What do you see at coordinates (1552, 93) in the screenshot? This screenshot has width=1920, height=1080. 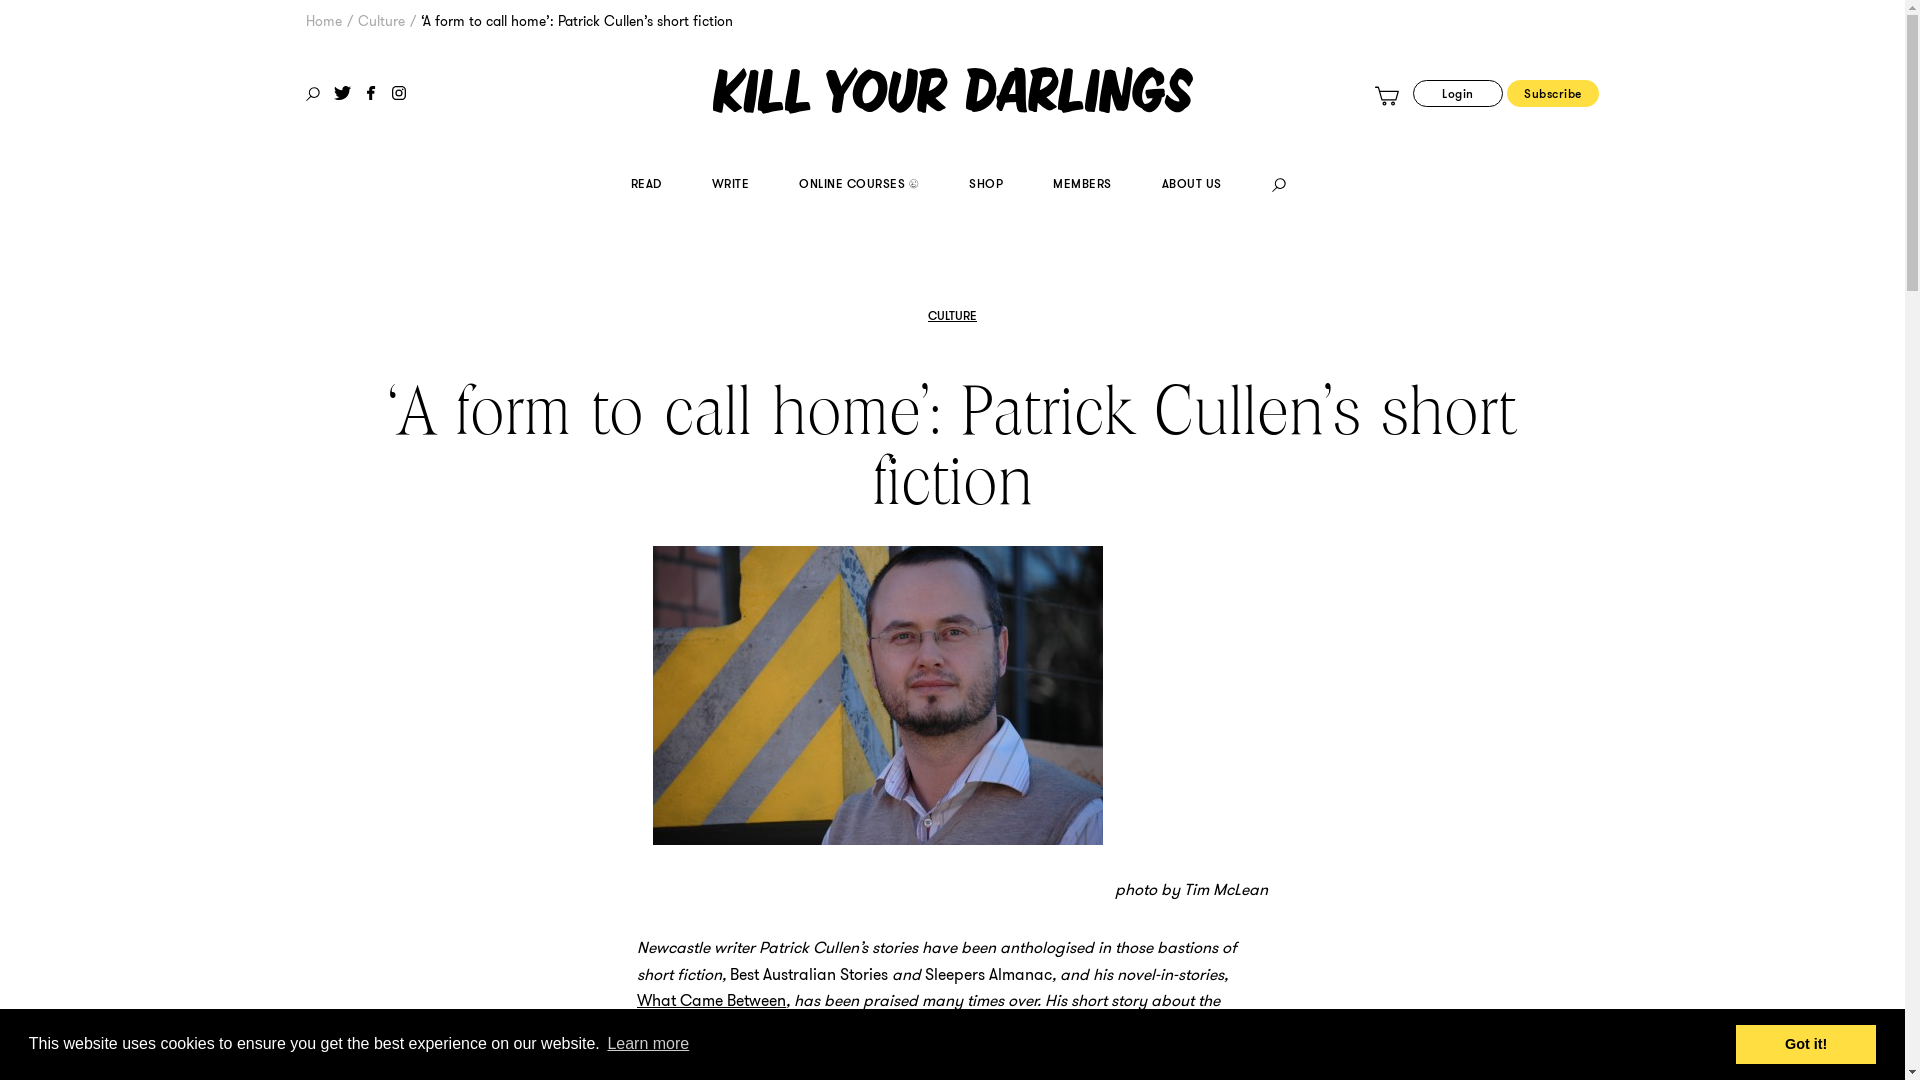 I see `'Subscribe'` at bounding box center [1552, 93].